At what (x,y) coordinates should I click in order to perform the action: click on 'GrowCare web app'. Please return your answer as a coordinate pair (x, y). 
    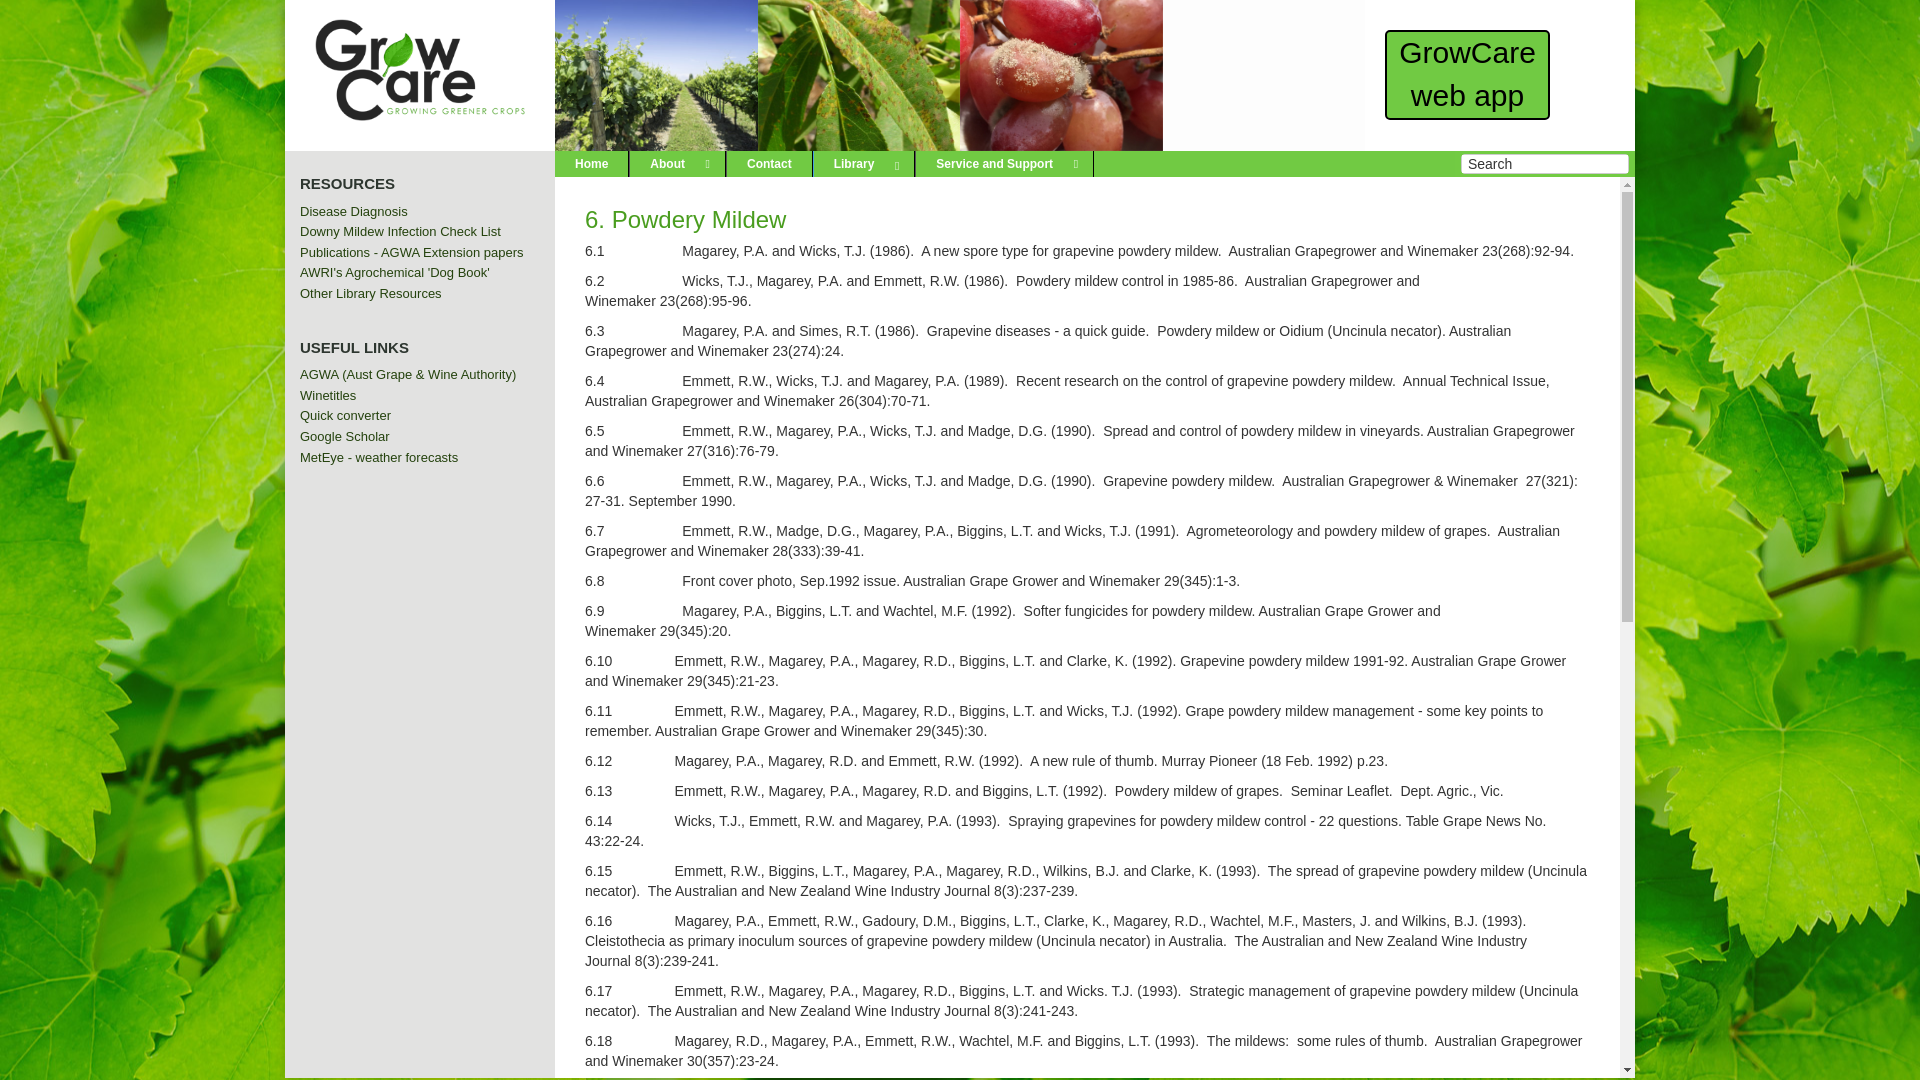
    Looking at the image, I should click on (1467, 72).